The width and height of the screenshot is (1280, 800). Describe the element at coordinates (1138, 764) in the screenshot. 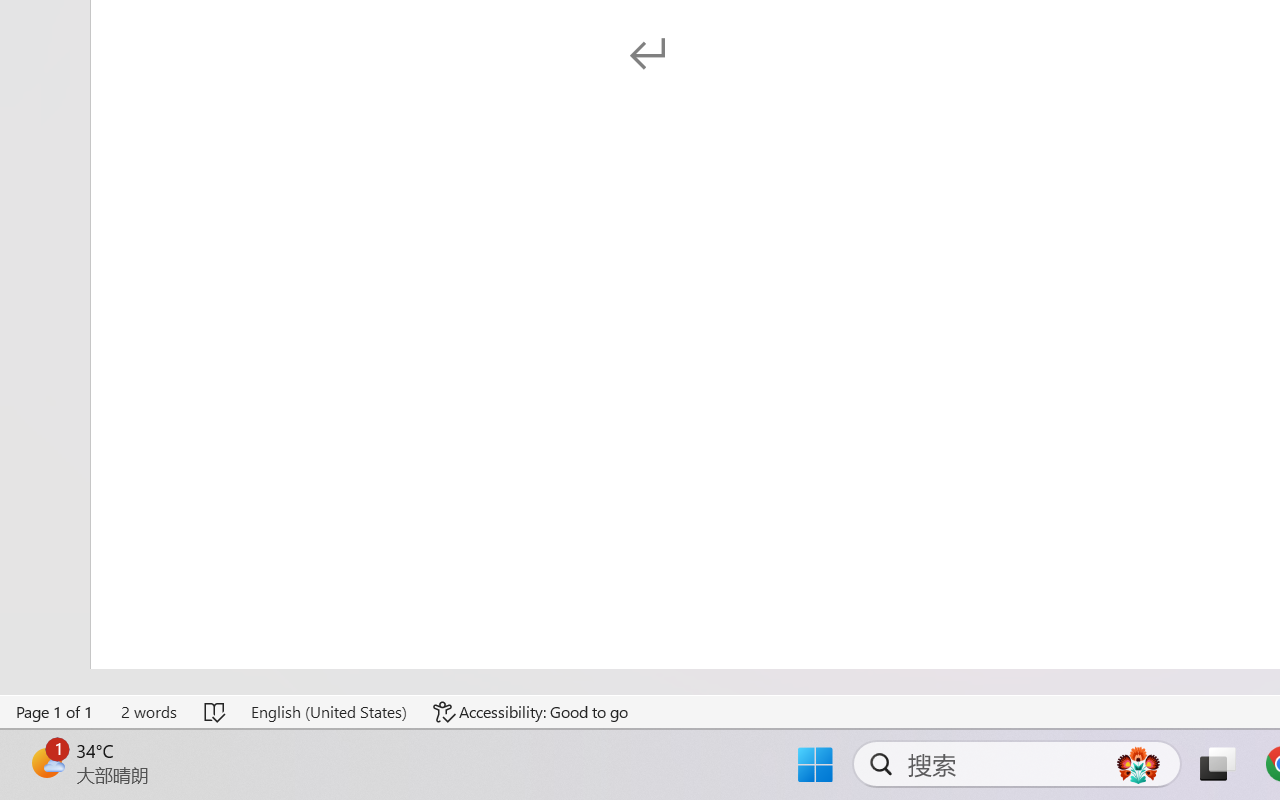

I see `'AutomationID: DynamicSearchBoxGleamImage'` at that location.